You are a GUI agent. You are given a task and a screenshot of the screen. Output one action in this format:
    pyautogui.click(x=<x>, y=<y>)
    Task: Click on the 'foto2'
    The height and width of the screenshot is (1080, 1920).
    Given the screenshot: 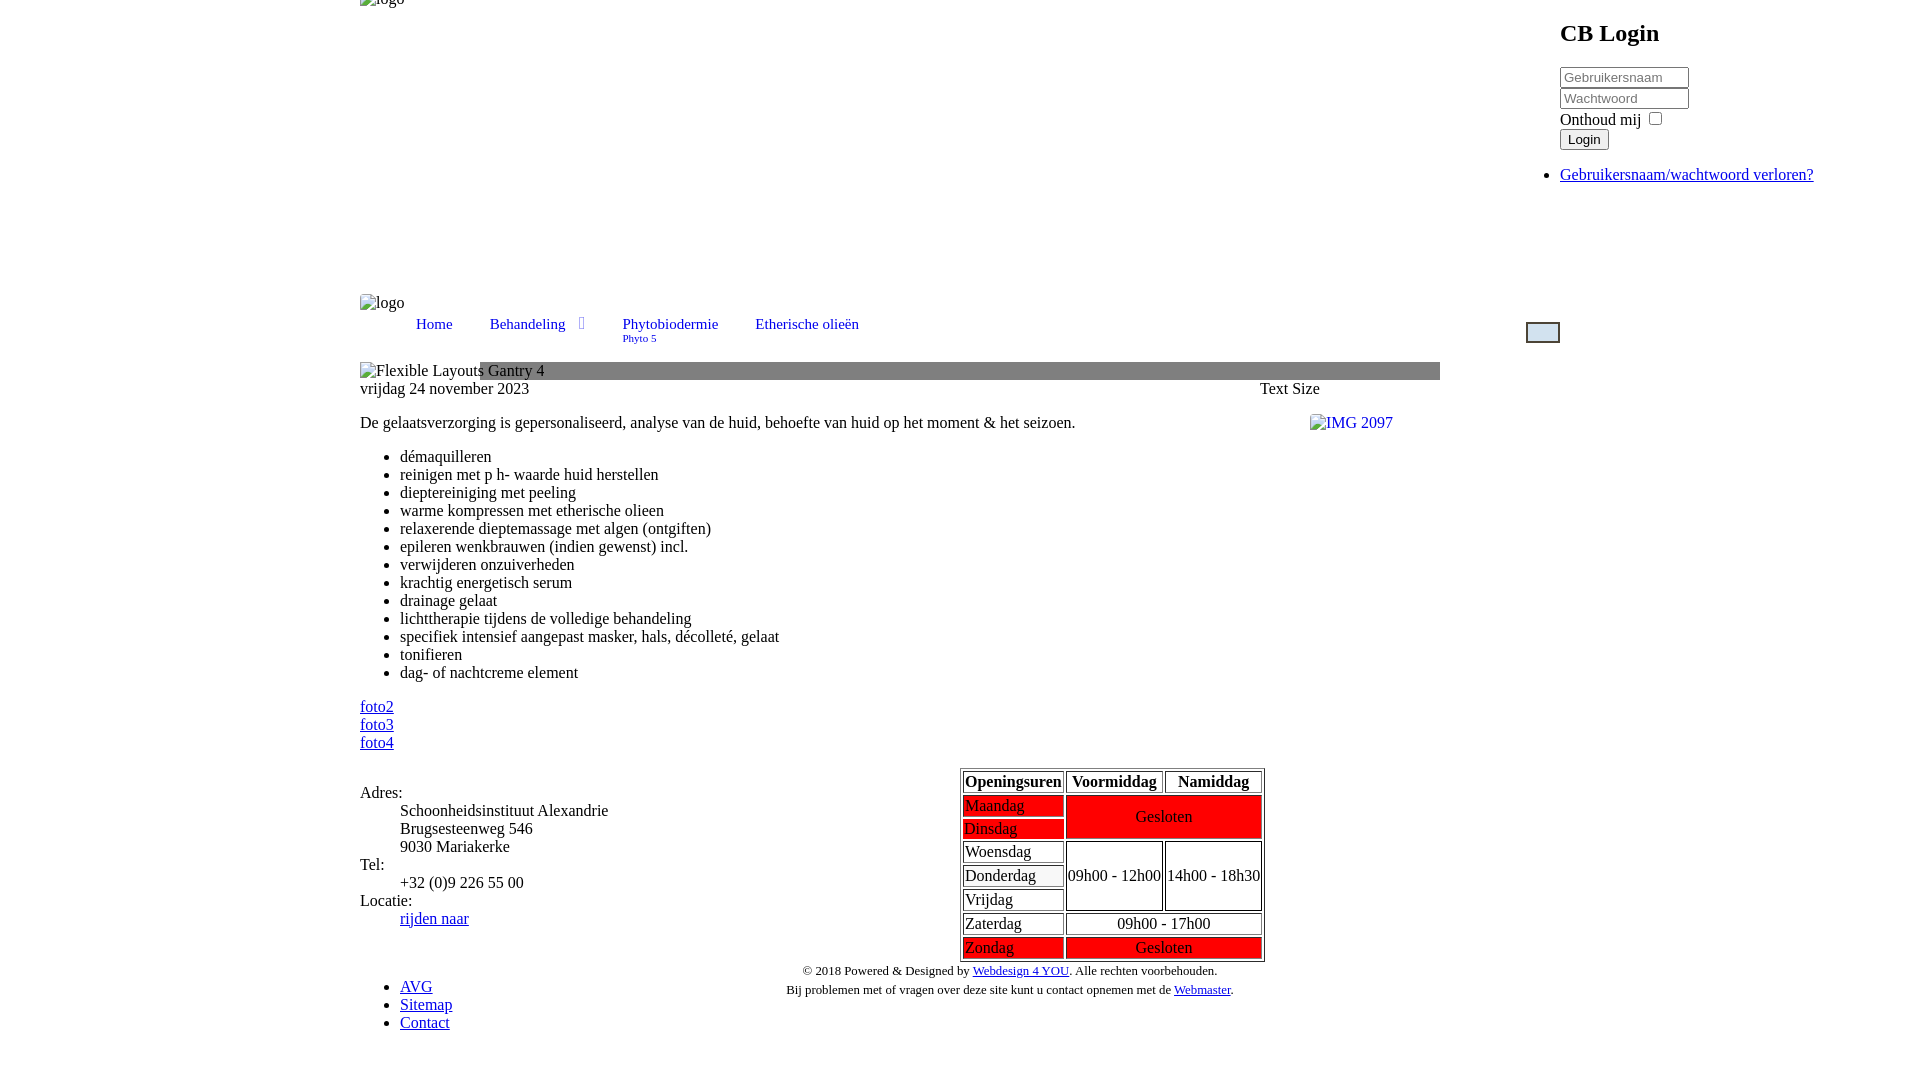 What is the action you would take?
    pyautogui.click(x=377, y=705)
    